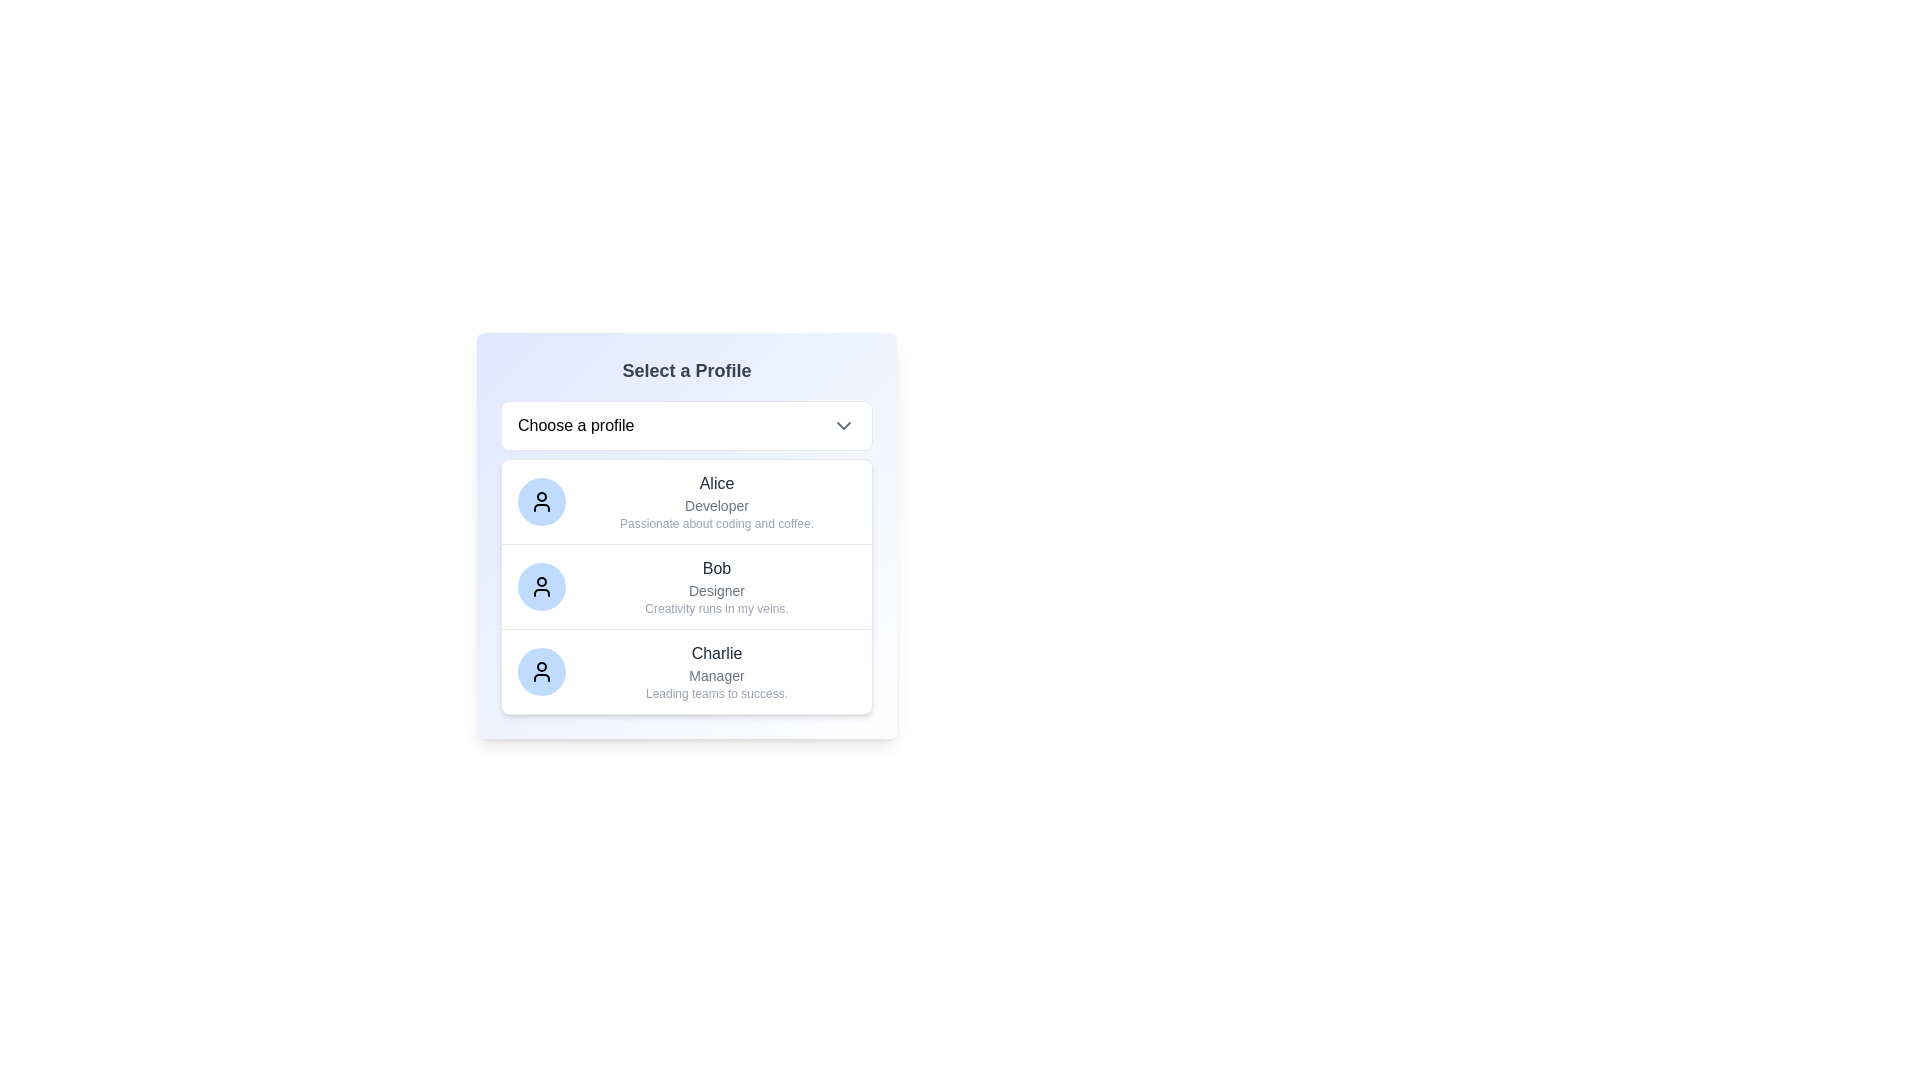 Image resolution: width=1920 pixels, height=1080 pixels. Describe the element at coordinates (542, 585) in the screenshot. I see `the circular blue user profile icon for 'Bob'` at that location.